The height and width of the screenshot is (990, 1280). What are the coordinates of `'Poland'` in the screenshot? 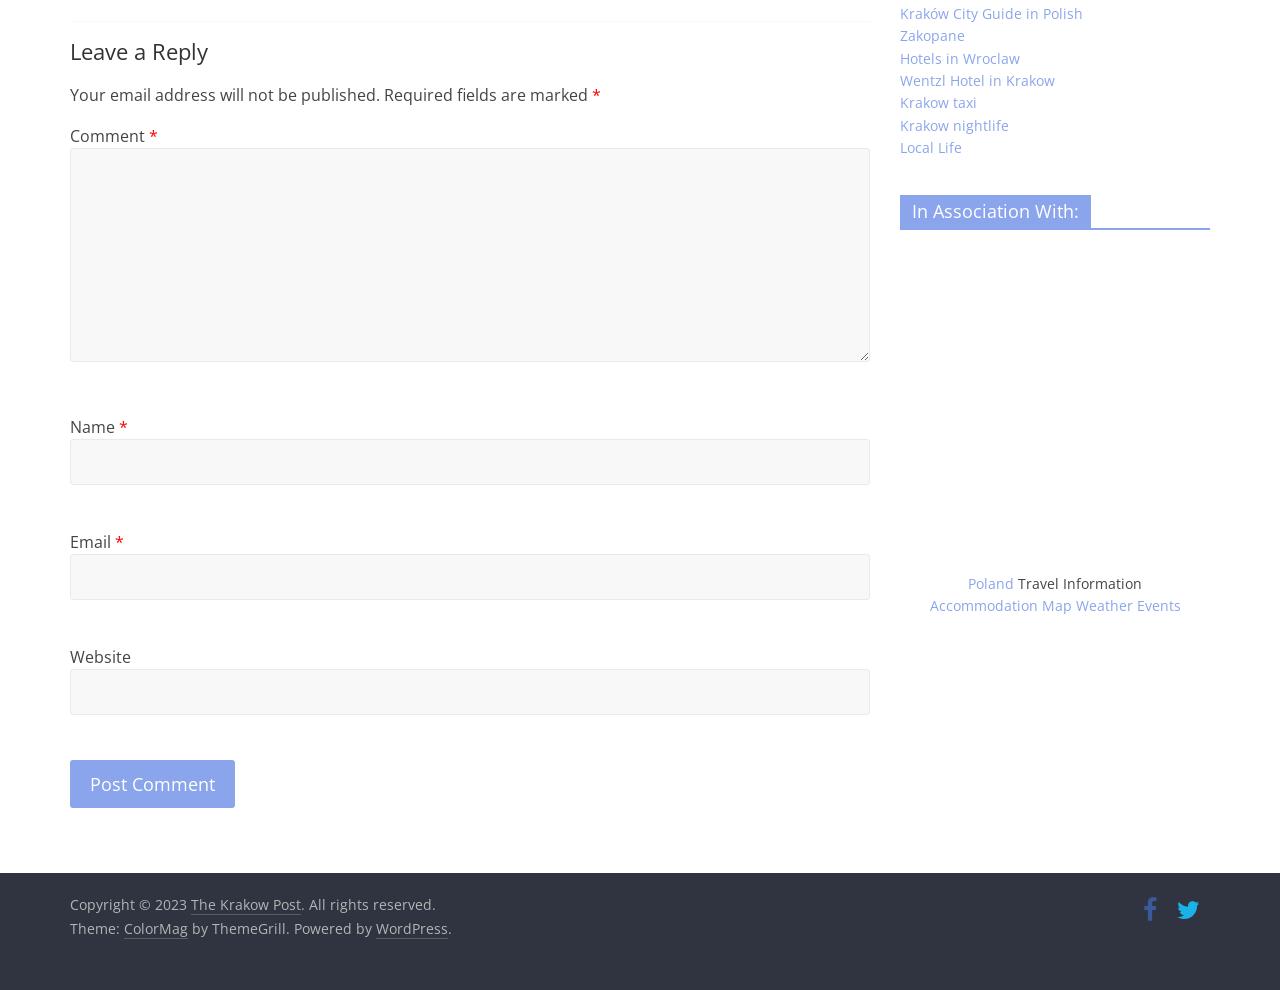 It's located at (967, 583).